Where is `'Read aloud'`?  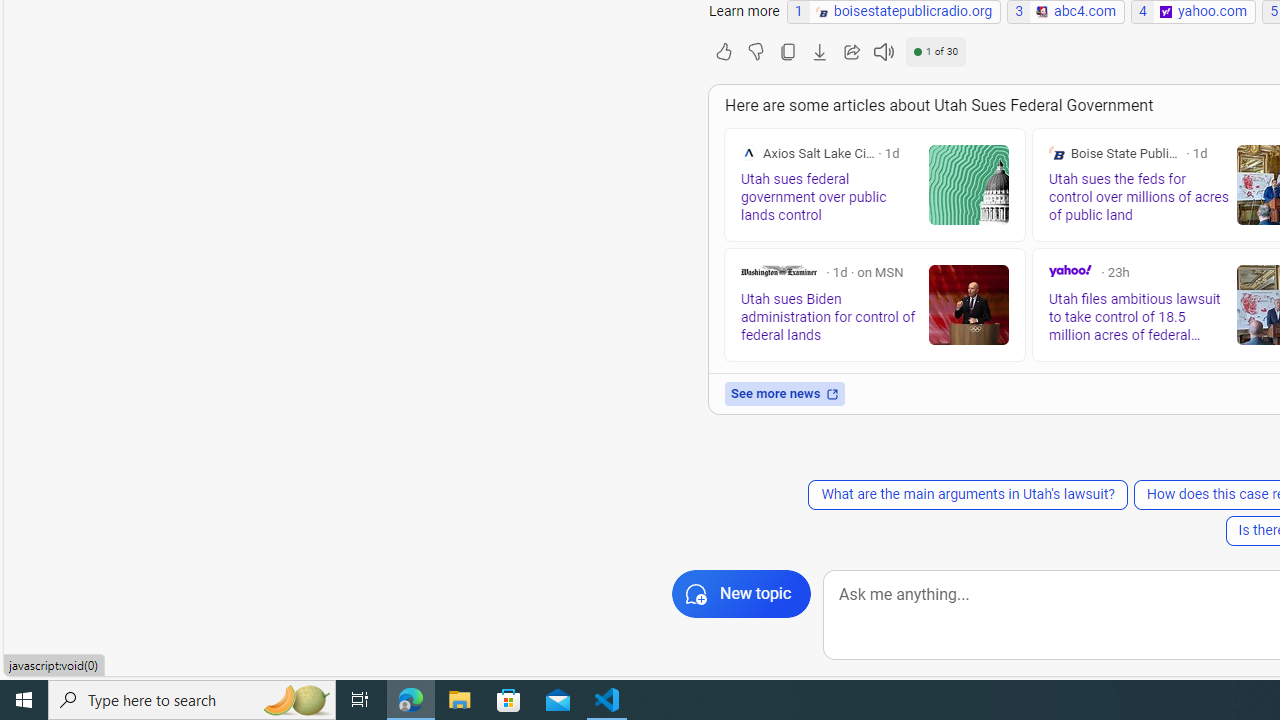
'Read aloud' is located at coordinates (882, 50).